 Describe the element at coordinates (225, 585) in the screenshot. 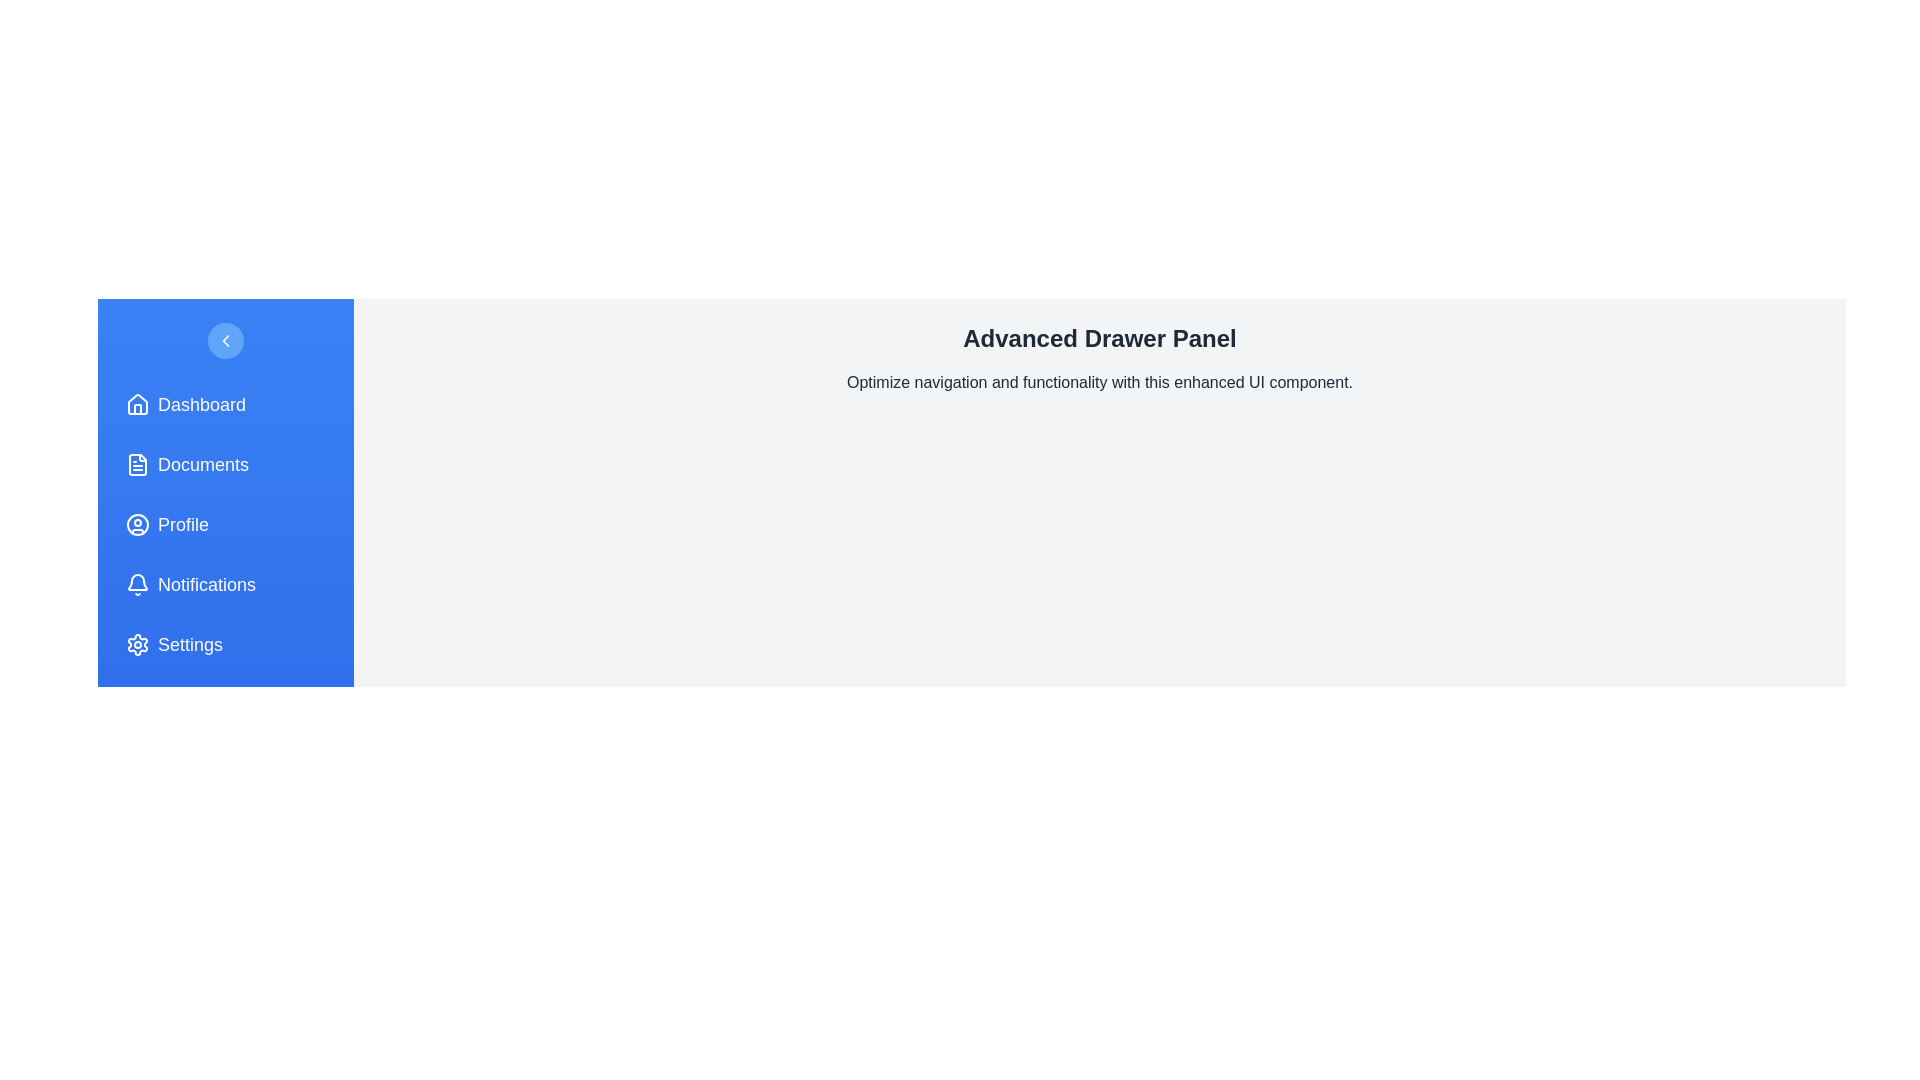

I see `the menu item labeled Notifications` at that location.